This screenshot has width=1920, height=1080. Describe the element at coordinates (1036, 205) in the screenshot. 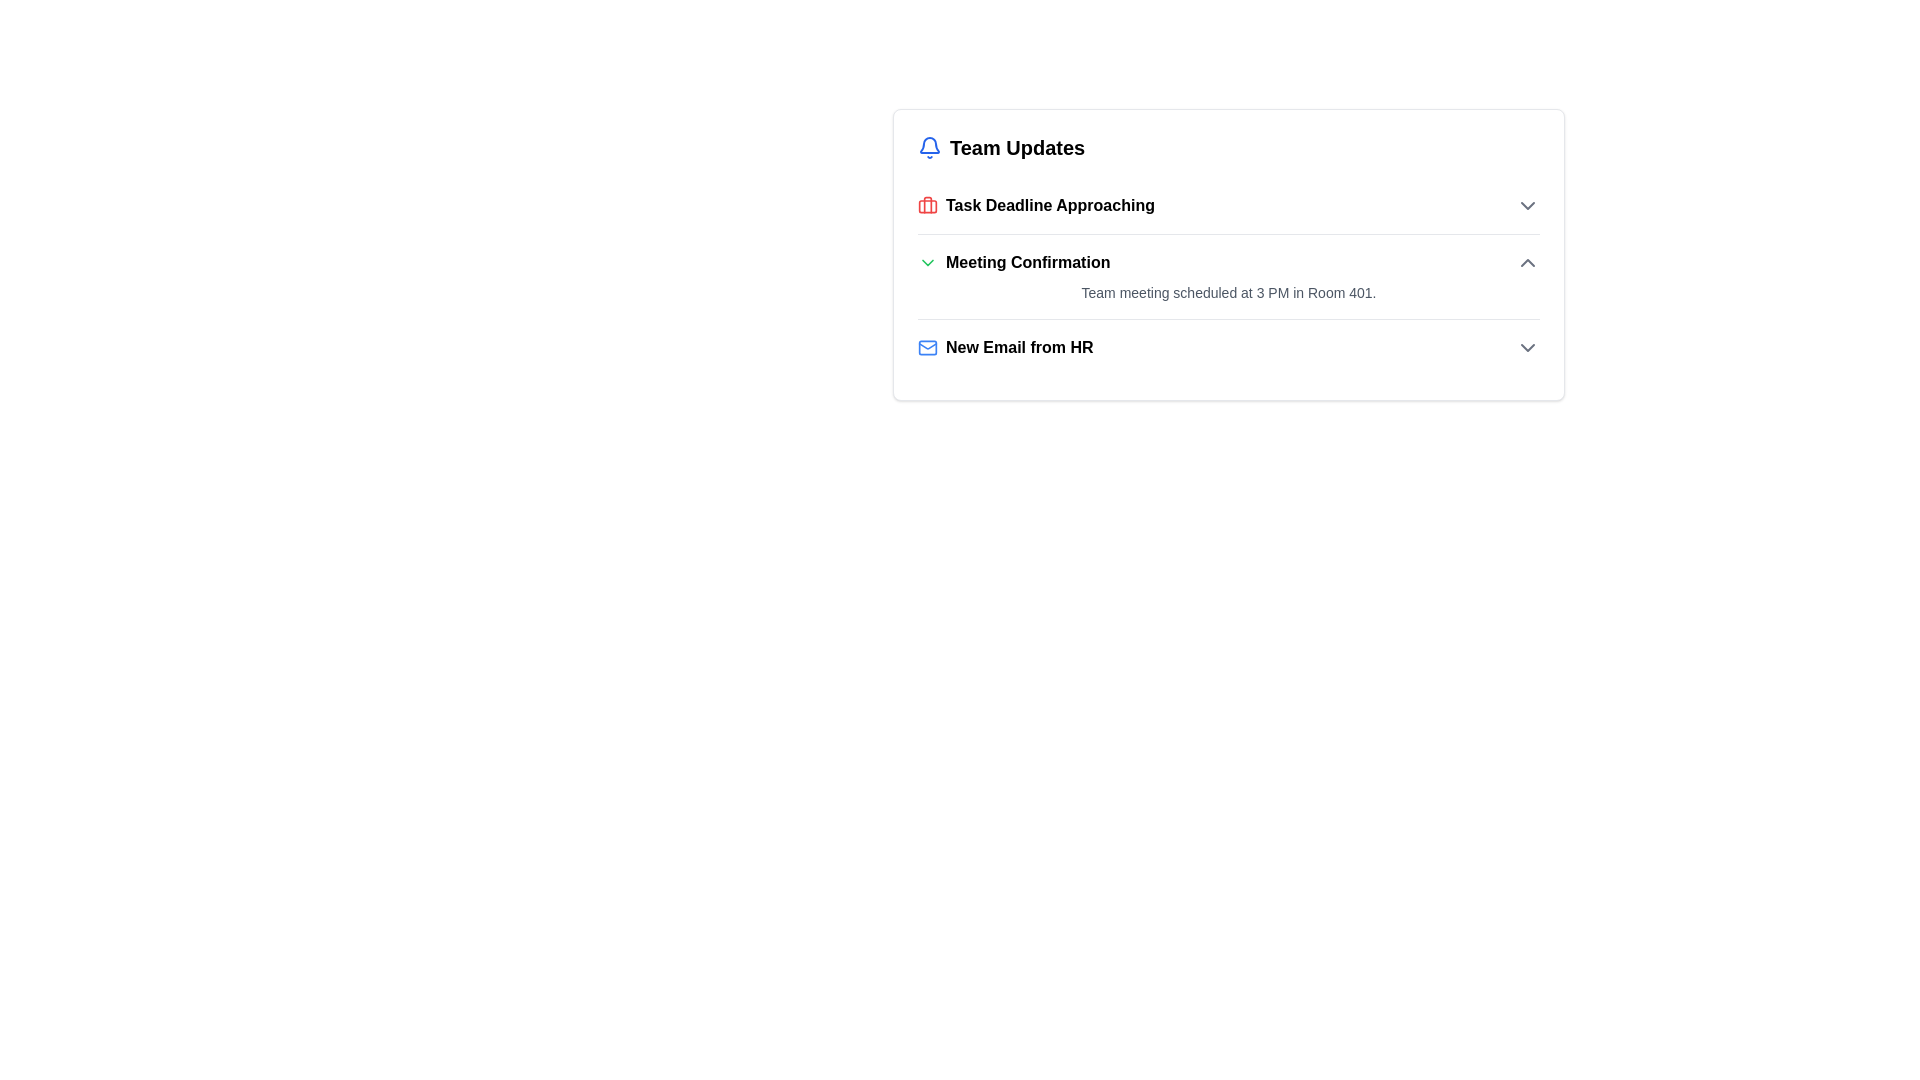

I see `the first Notification item in the 'Team Updates' card` at that location.